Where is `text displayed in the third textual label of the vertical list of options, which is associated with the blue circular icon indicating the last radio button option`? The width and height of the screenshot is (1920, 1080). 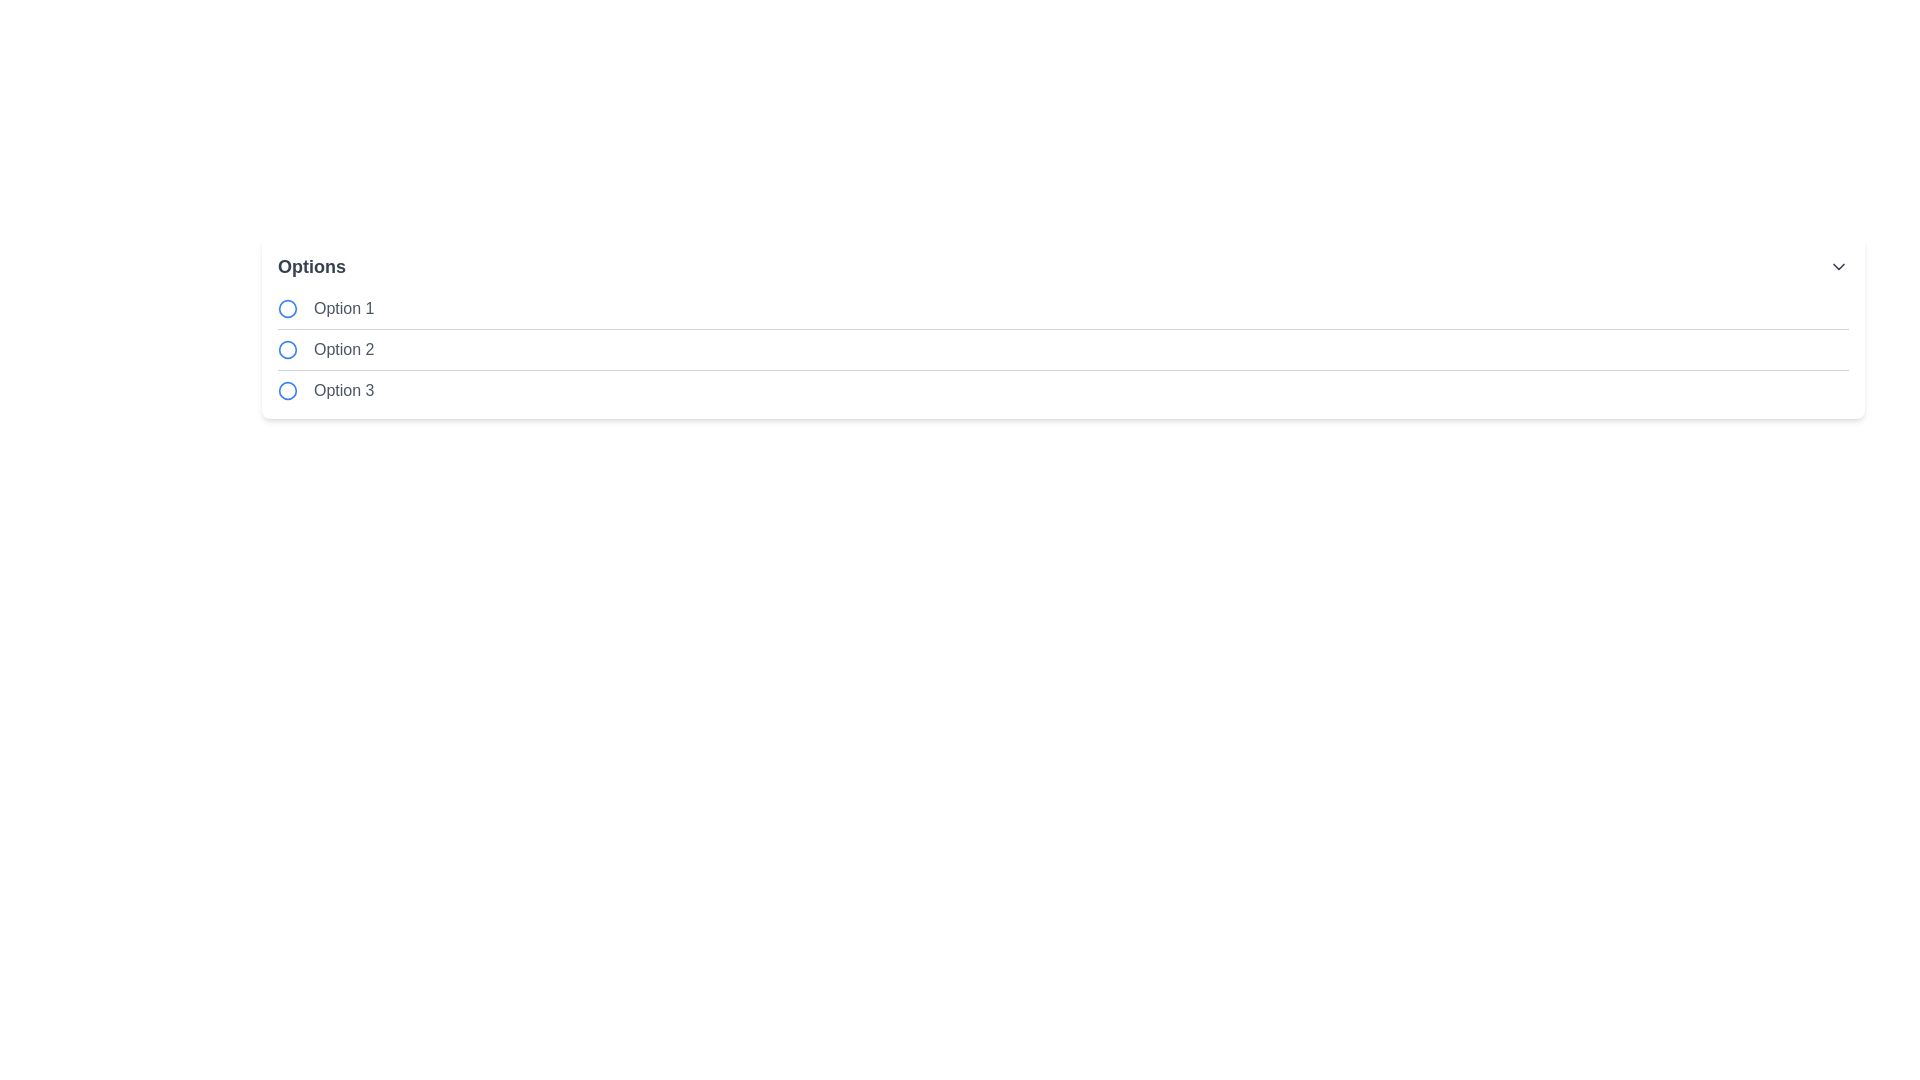 text displayed in the third textual label of the vertical list of options, which is associated with the blue circular icon indicating the last radio button option is located at coordinates (344, 390).